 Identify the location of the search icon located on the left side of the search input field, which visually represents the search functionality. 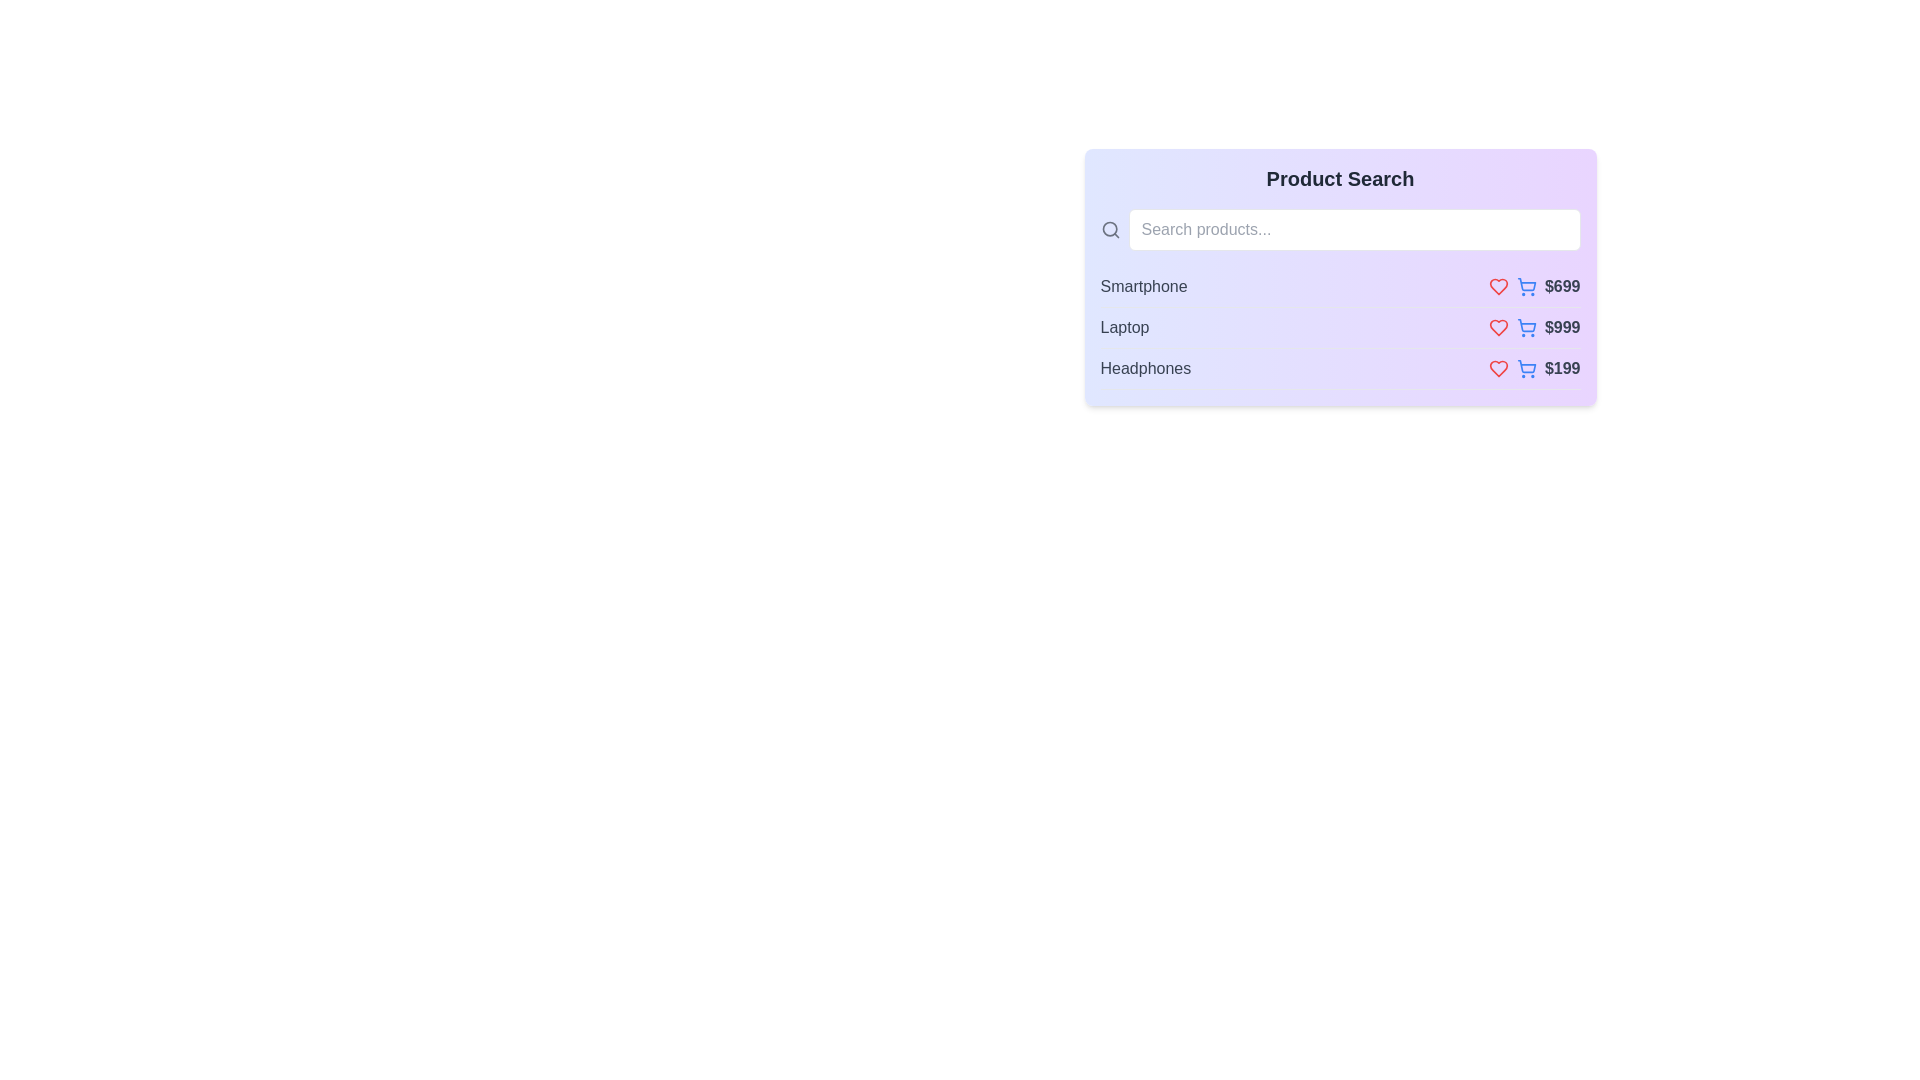
(1109, 229).